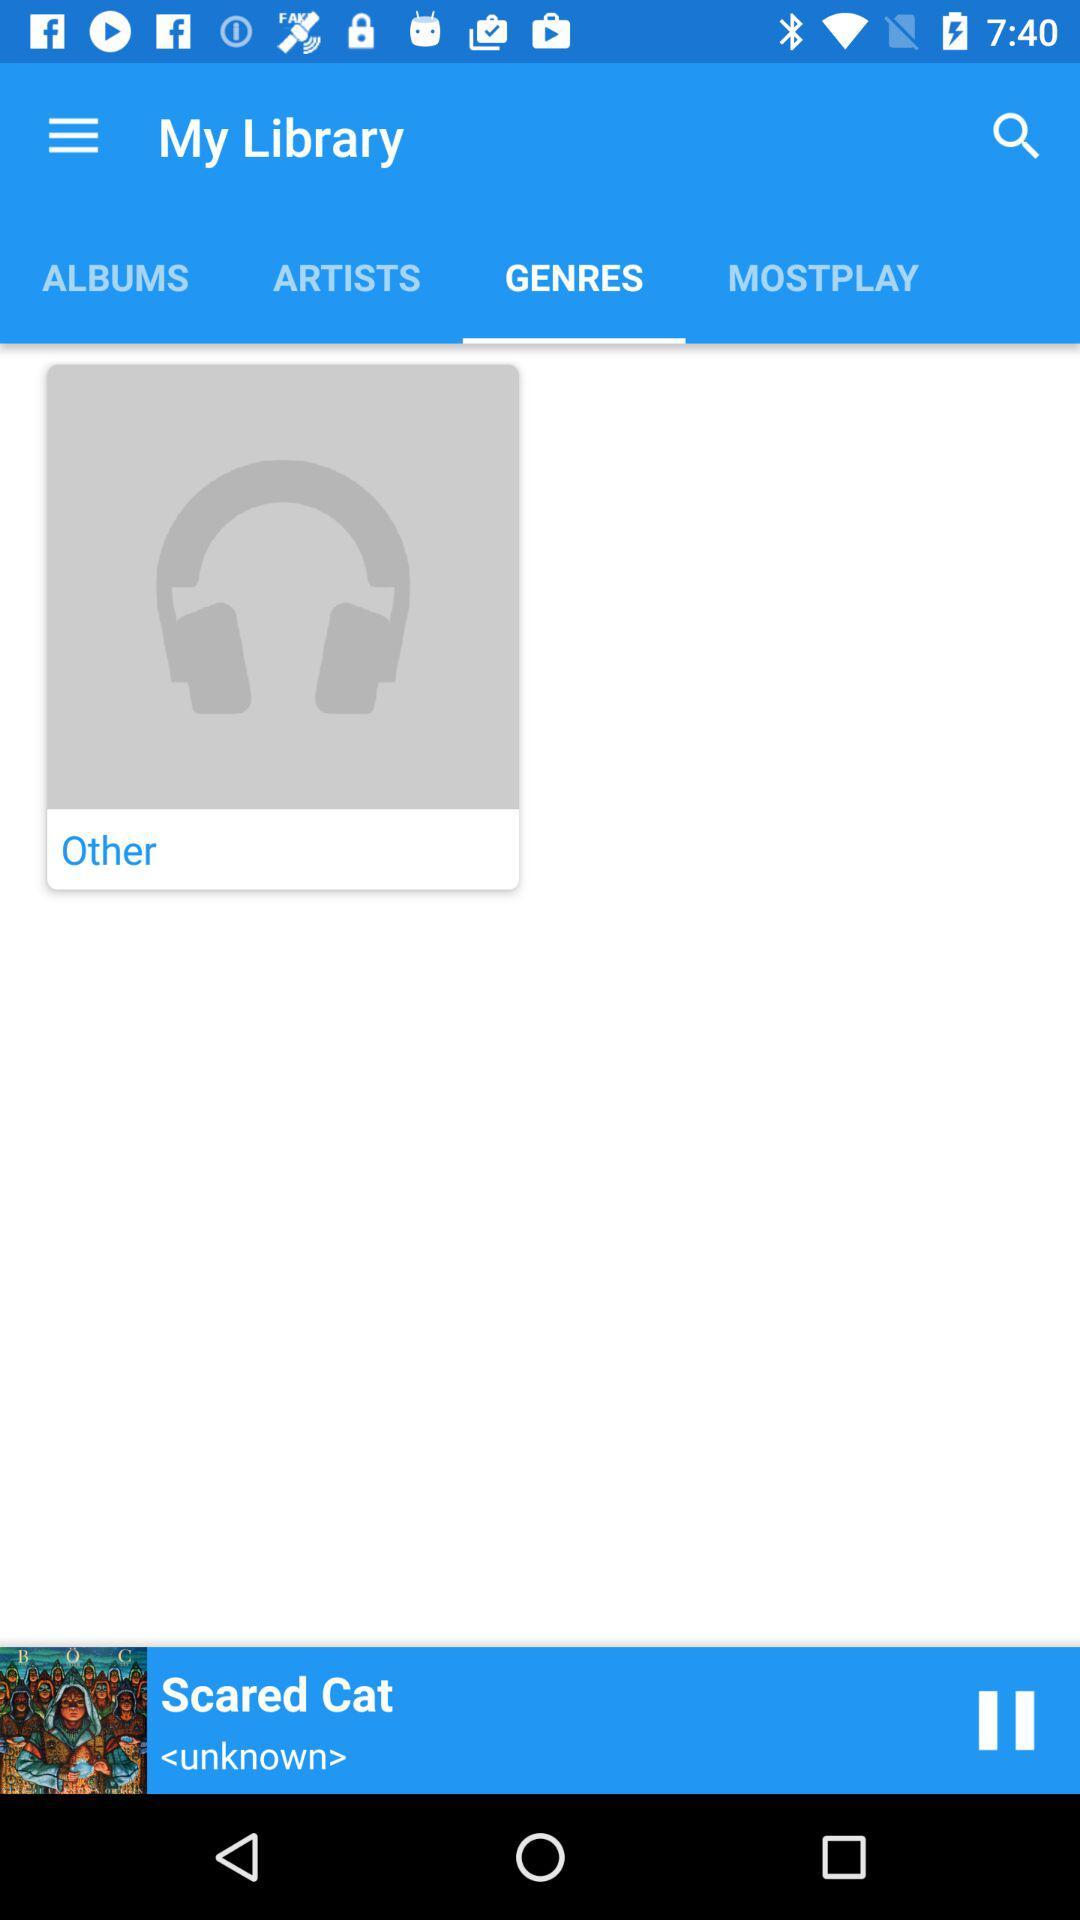 The height and width of the screenshot is (1920, 1080). I want to click on artists, so click(345, 275).